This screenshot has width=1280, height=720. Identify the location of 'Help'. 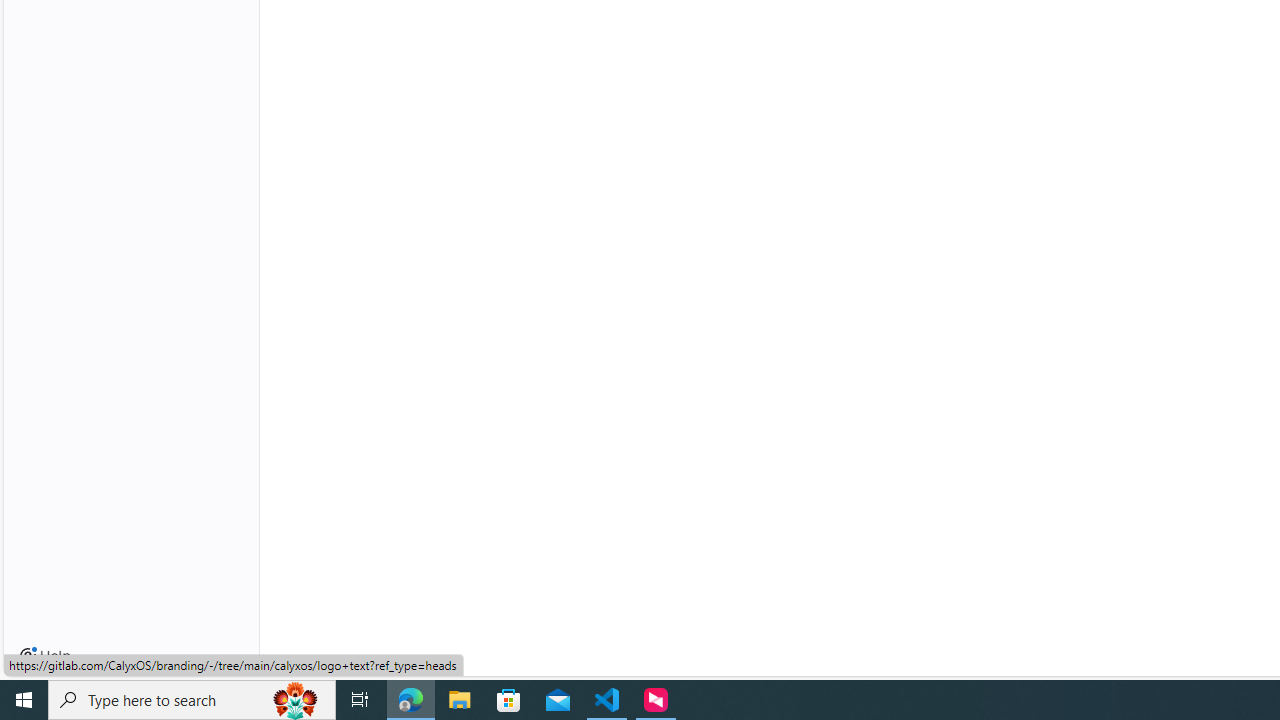
(45, 655).